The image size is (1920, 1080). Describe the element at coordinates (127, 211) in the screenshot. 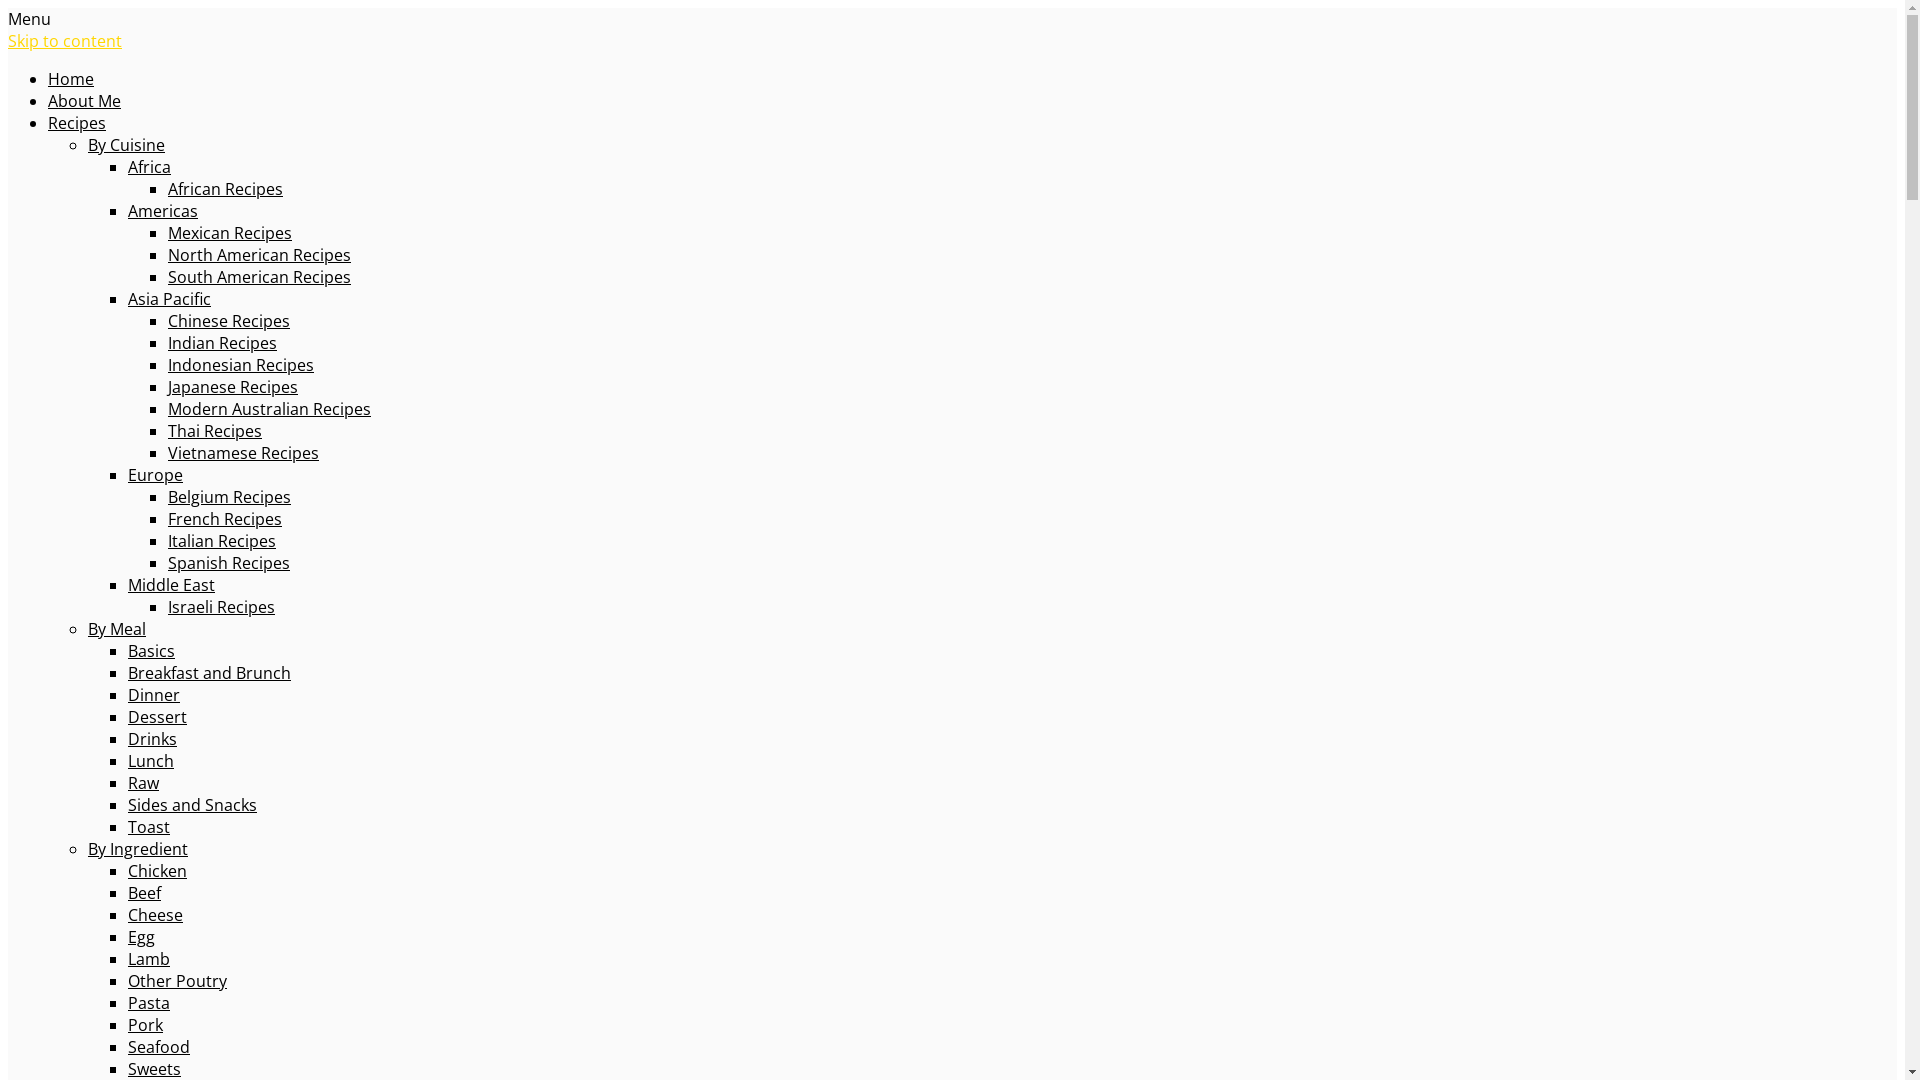

I see `'Americas'` at that location.